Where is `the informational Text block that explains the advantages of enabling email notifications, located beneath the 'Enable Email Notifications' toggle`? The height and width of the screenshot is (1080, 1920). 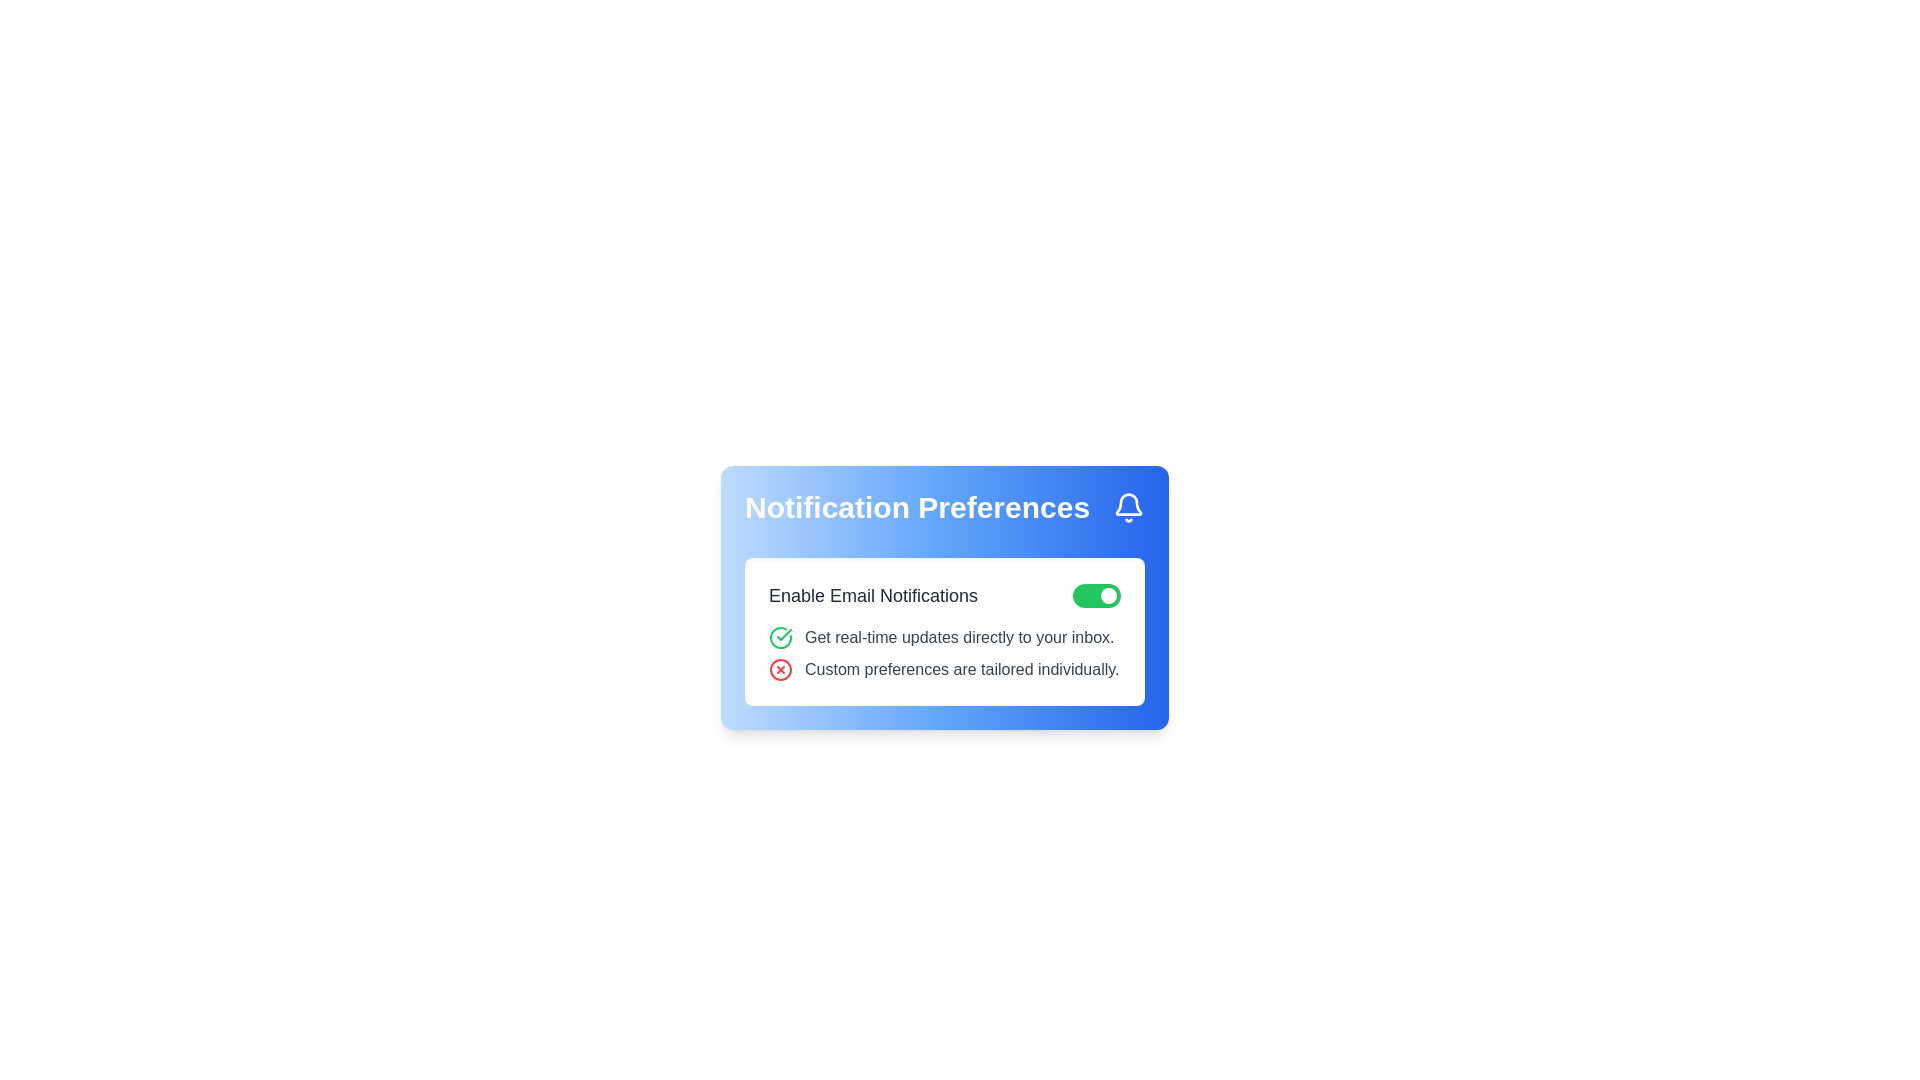
the informational Text block that explains the advantages of enabling email notifications, located beneath the 'Enable Email Notifications' toggle is located at coordinates (944, 654).